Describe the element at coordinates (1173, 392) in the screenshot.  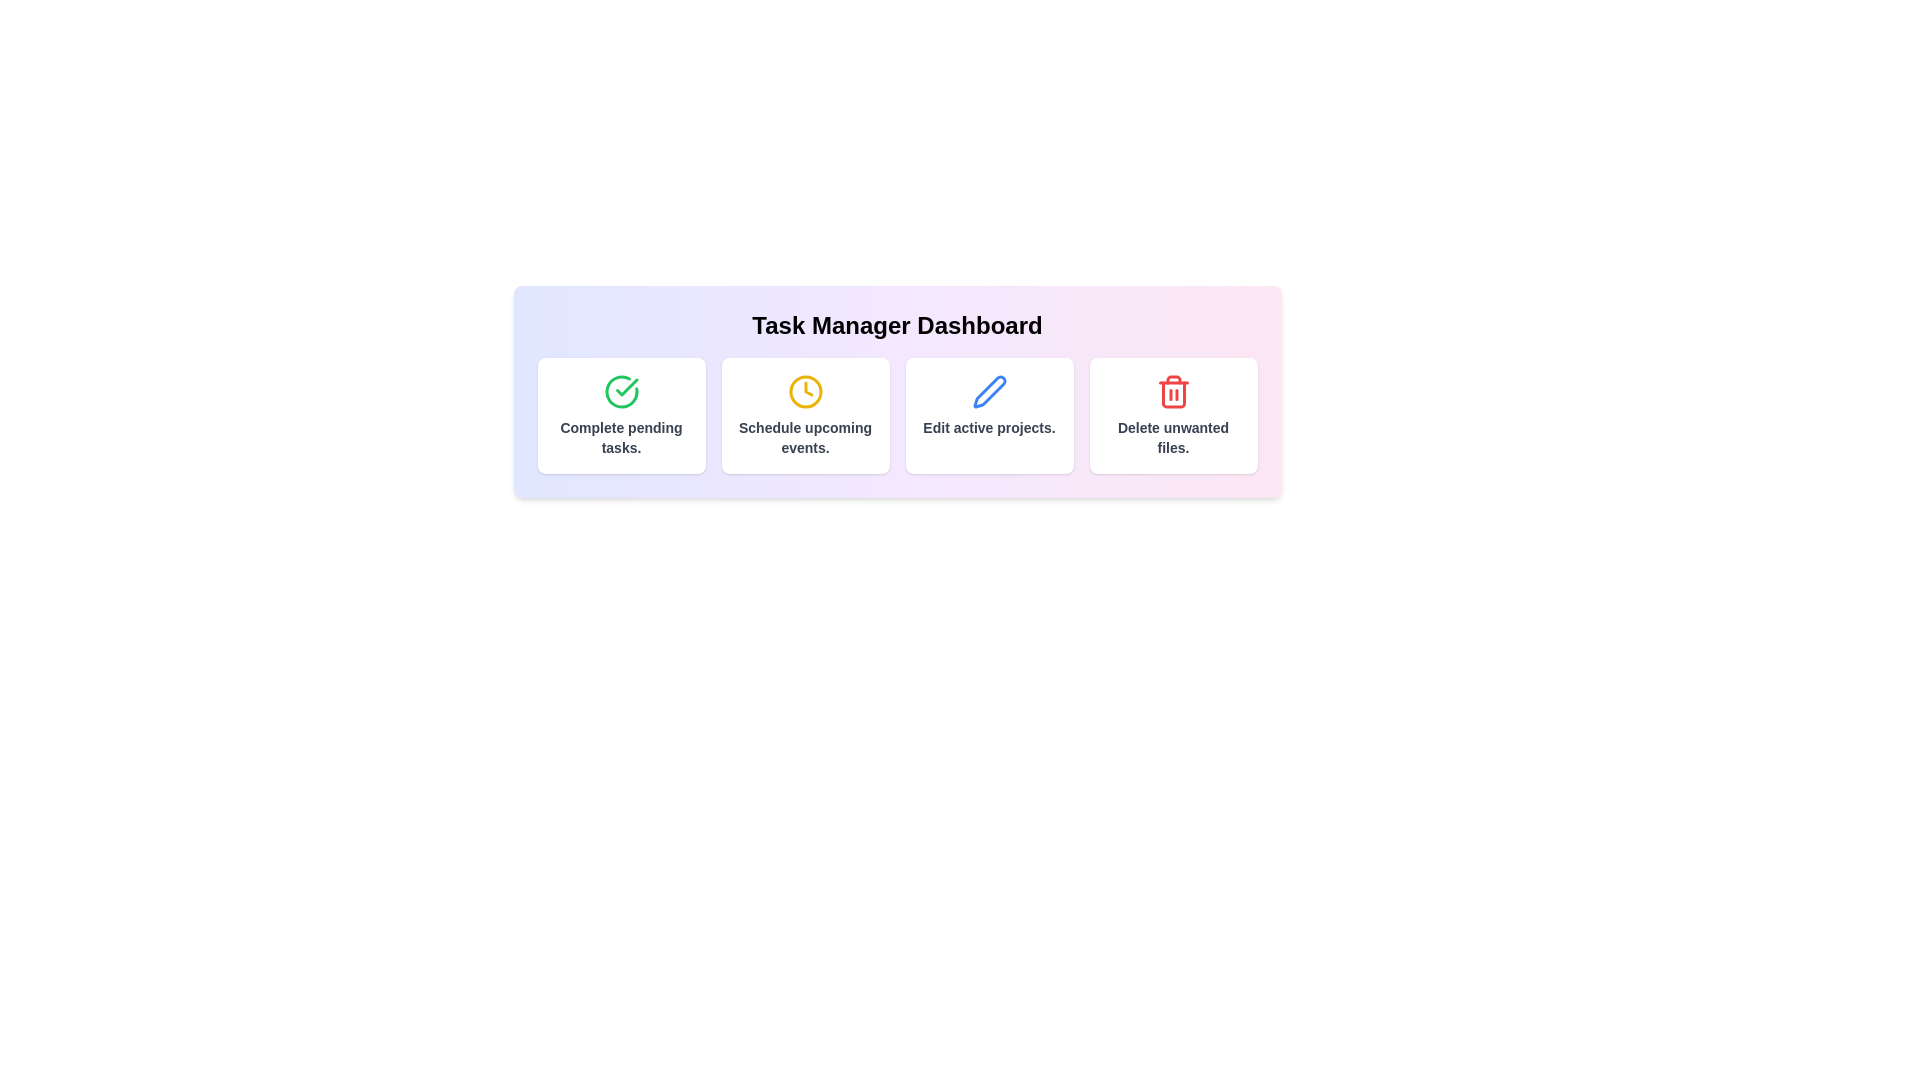
I see `the delete icon located in the bottom-right corner of the 'Delete unwanted files' card in the Task Manager Dashboard` at that location.